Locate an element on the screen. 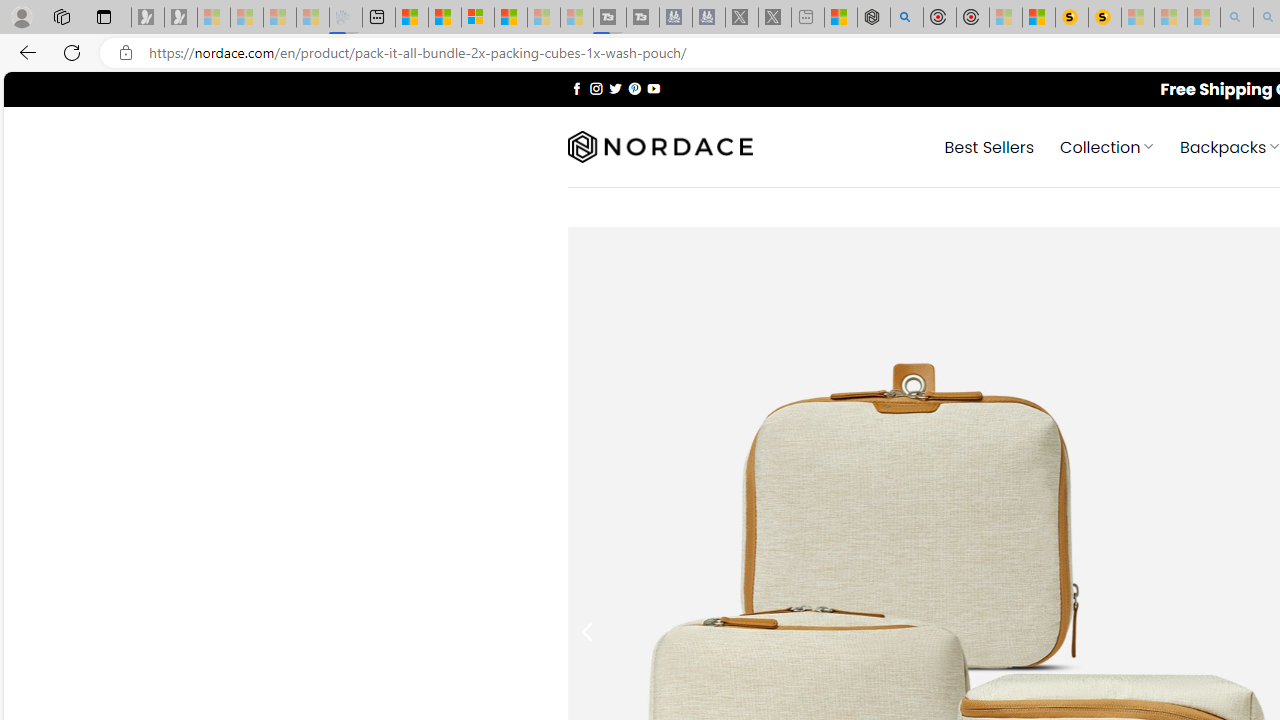 The width and height of the screenshot is (1280, 720). 'Newsletter Sign Up - Sleeping' is located at coordinates (181, 17).